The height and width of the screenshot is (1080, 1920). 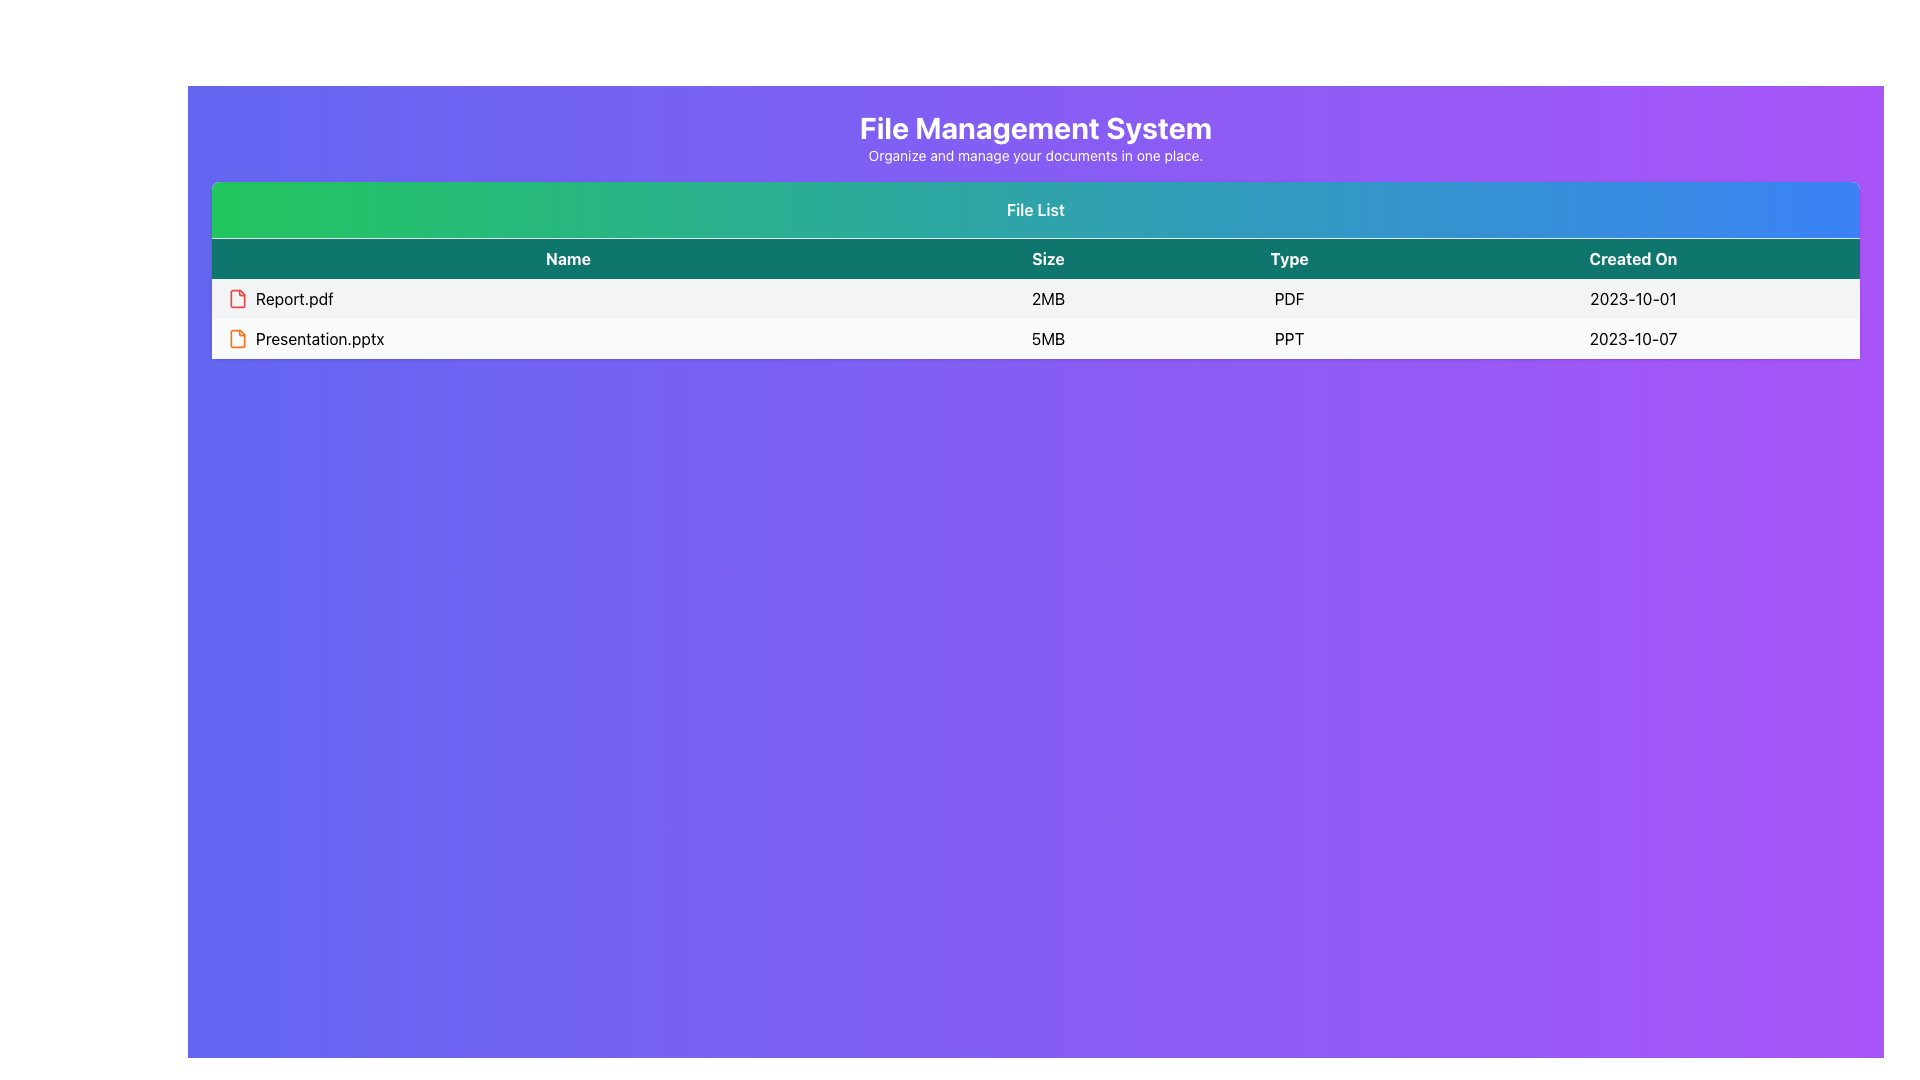 I want to click on the text label displaying '5MB' that represents the size of the file 'Presentation.pptx' within the second row of the table under the 'Size' column, so click(x=1047, y=338).